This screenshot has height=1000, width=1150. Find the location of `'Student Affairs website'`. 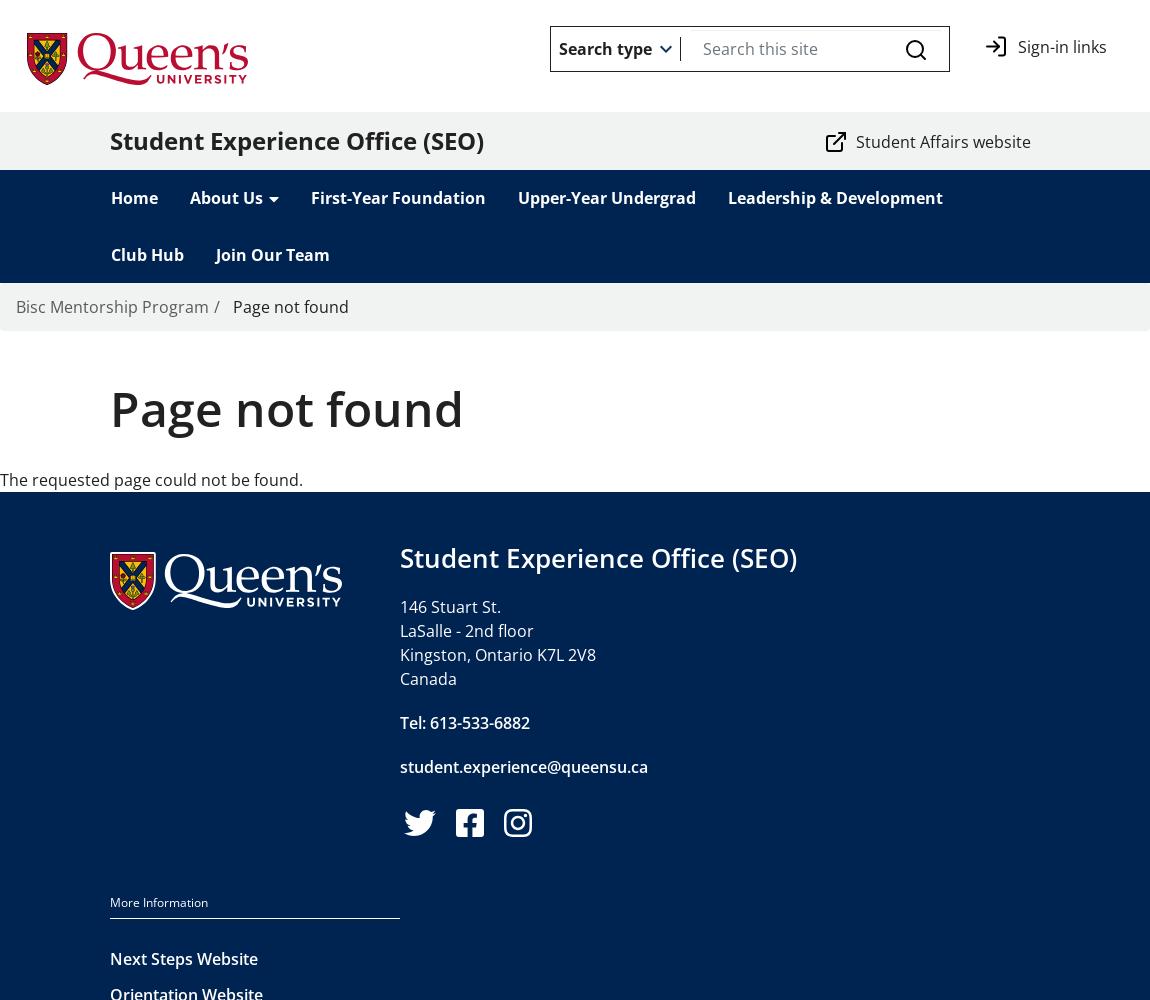

'Student Affairs website' is located at coordinates (942, 141).